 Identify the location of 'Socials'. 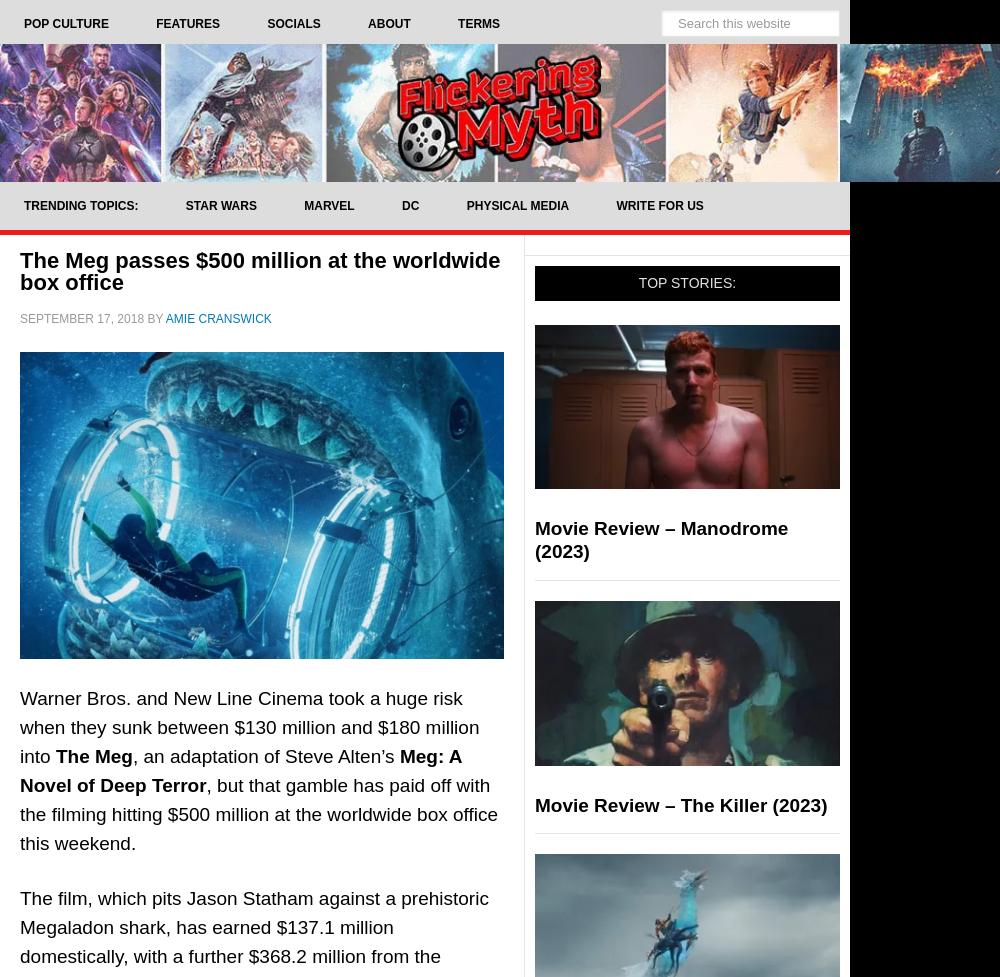
(293, 24).